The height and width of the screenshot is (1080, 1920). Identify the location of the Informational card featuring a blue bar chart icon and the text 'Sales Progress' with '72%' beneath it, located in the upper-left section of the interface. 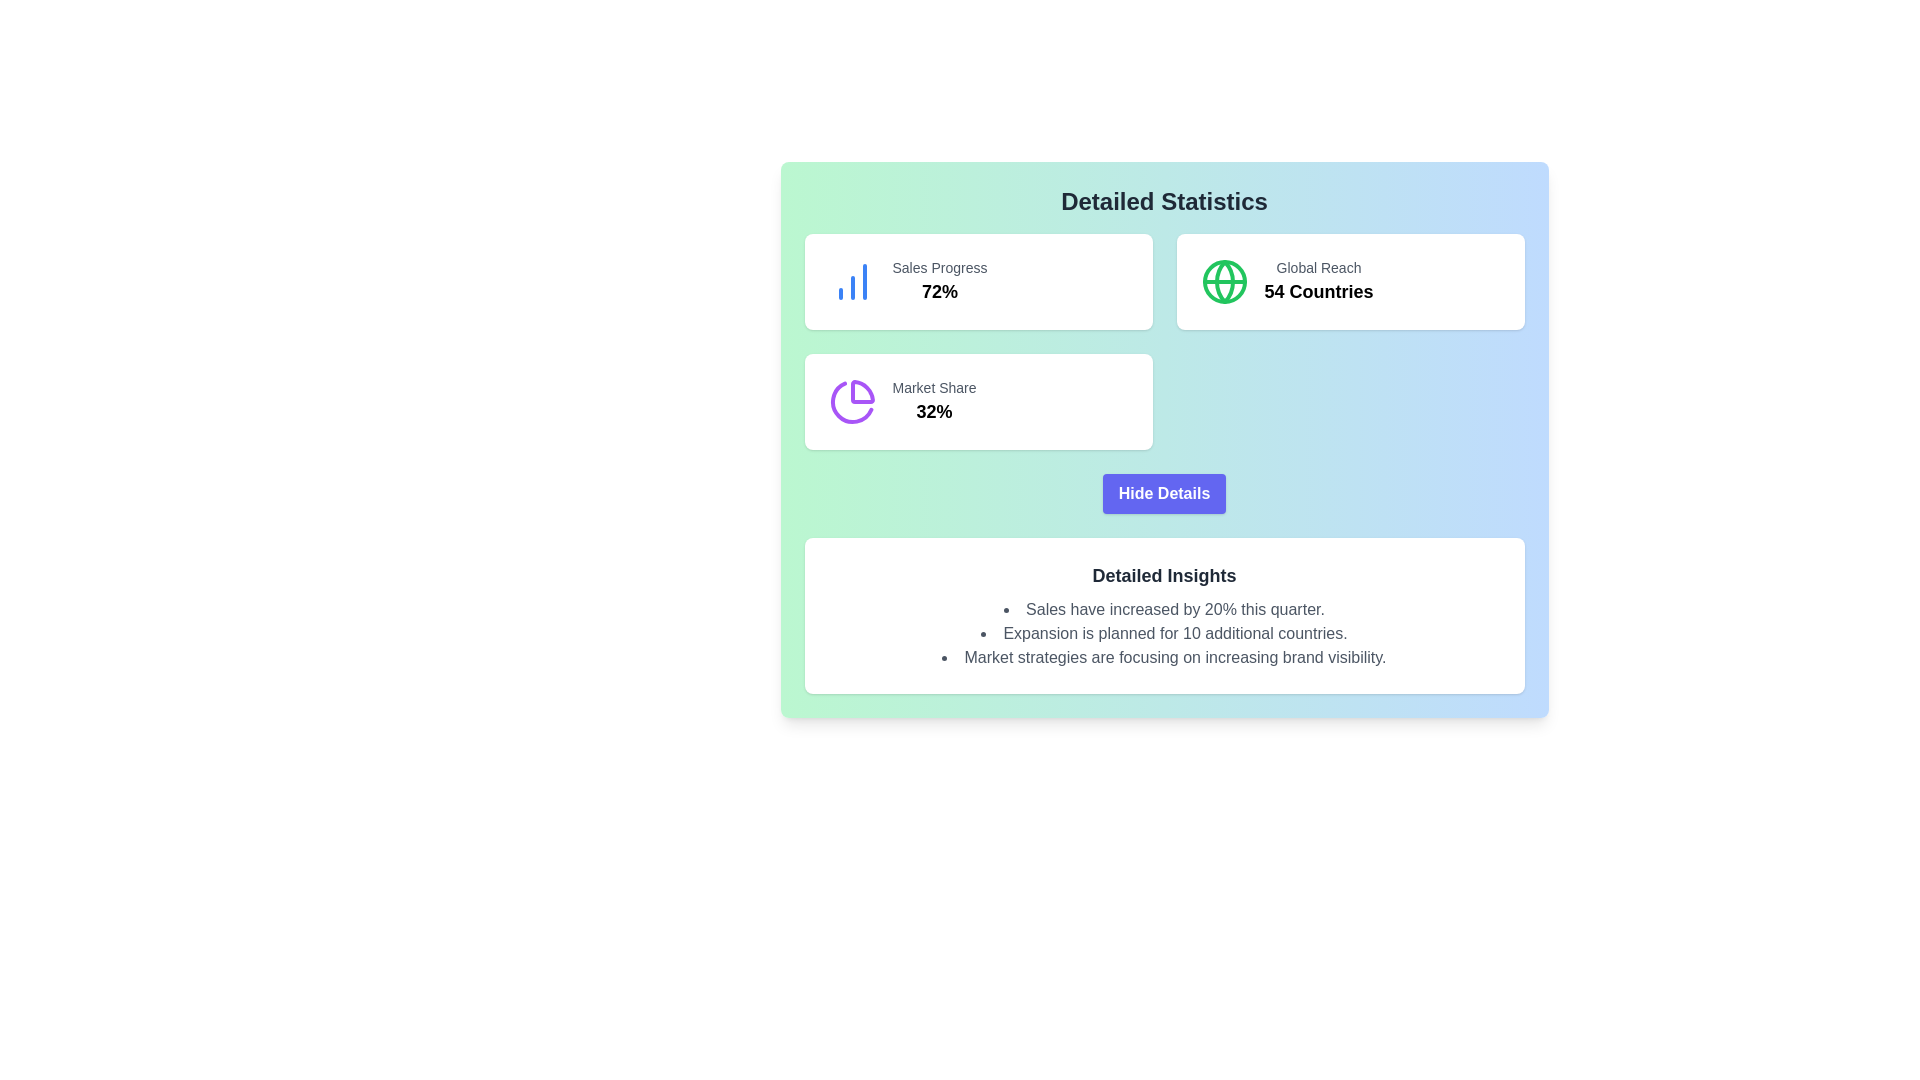
(978, 281).